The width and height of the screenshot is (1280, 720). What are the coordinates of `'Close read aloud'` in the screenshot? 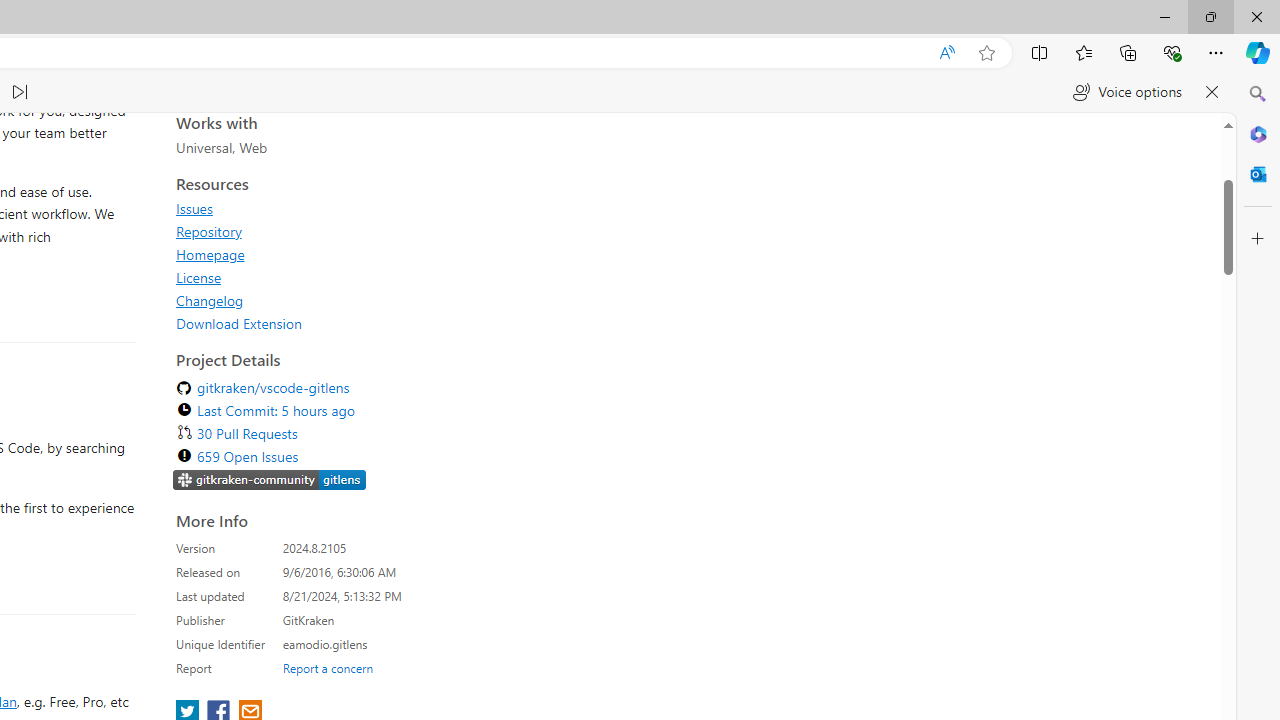 It's located at (1211, 92).